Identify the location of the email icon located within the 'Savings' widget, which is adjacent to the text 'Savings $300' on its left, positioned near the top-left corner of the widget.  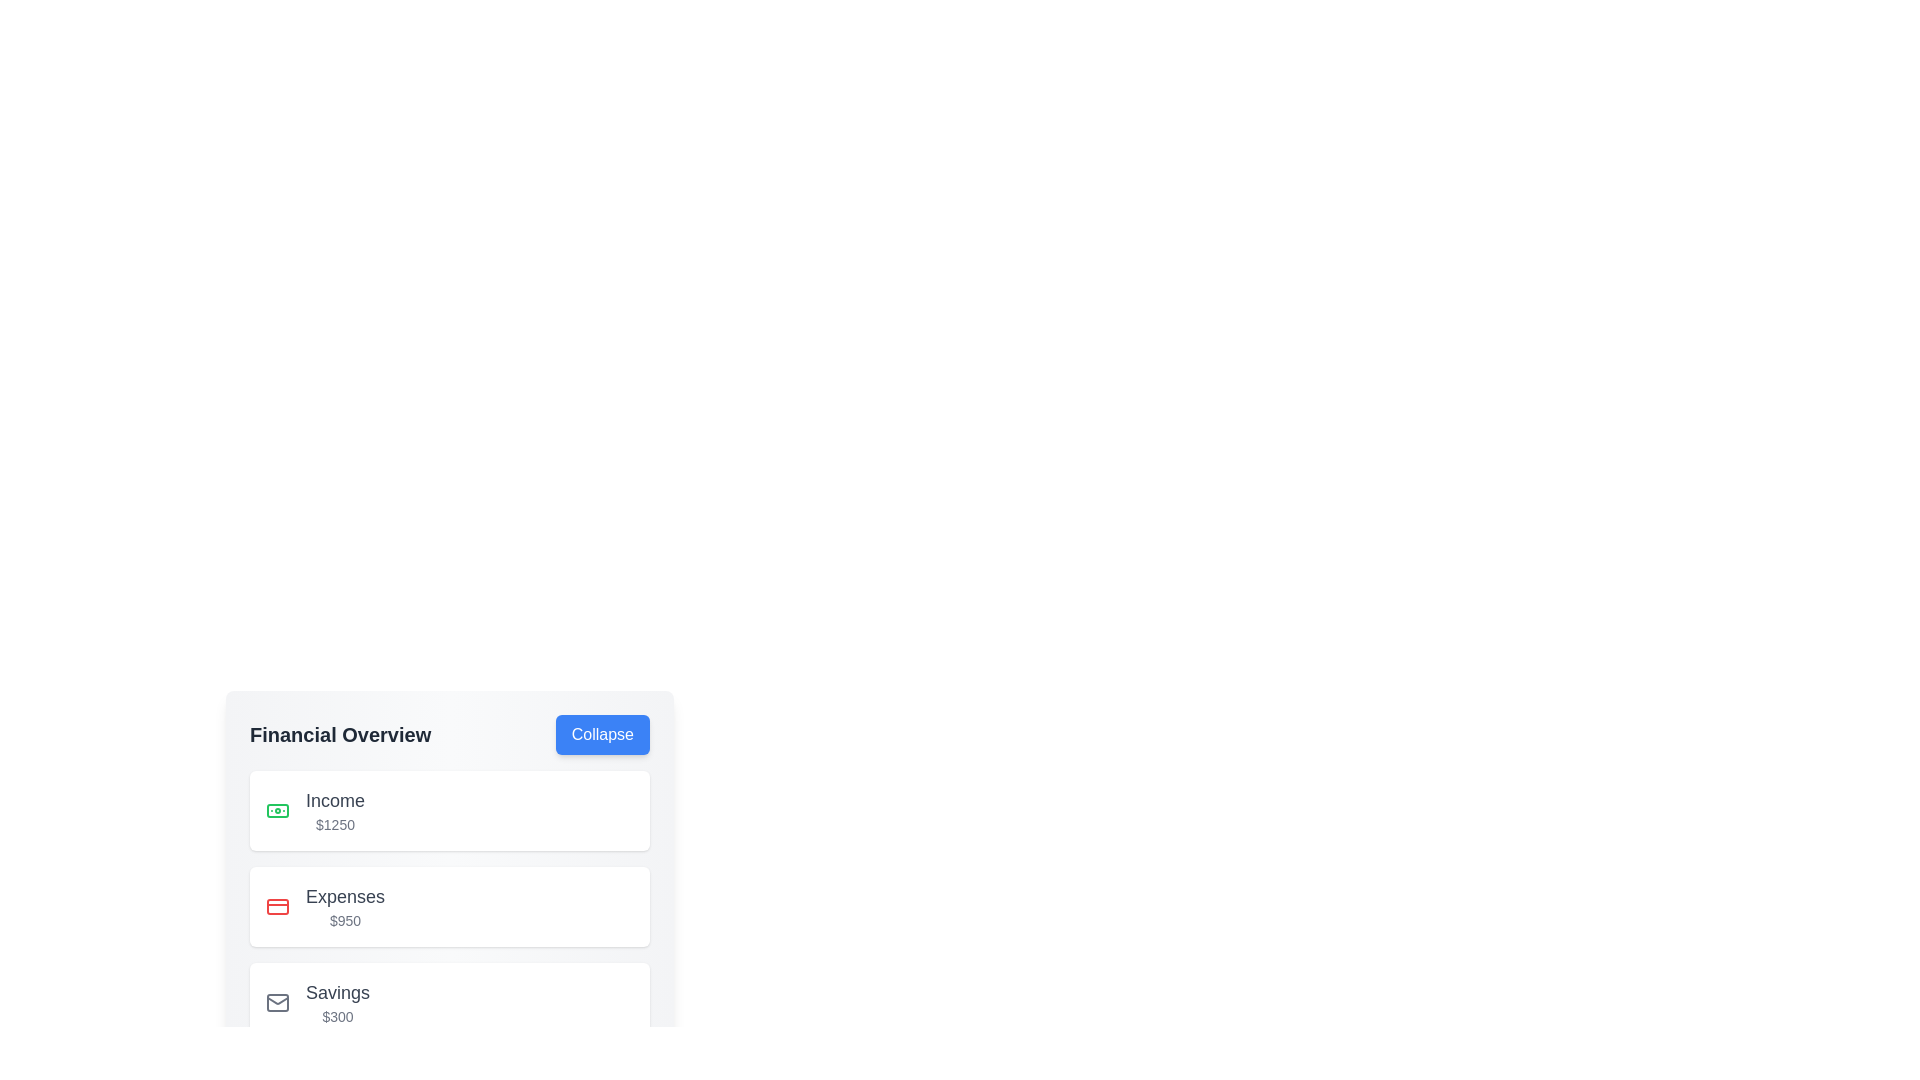
(277, 1002).